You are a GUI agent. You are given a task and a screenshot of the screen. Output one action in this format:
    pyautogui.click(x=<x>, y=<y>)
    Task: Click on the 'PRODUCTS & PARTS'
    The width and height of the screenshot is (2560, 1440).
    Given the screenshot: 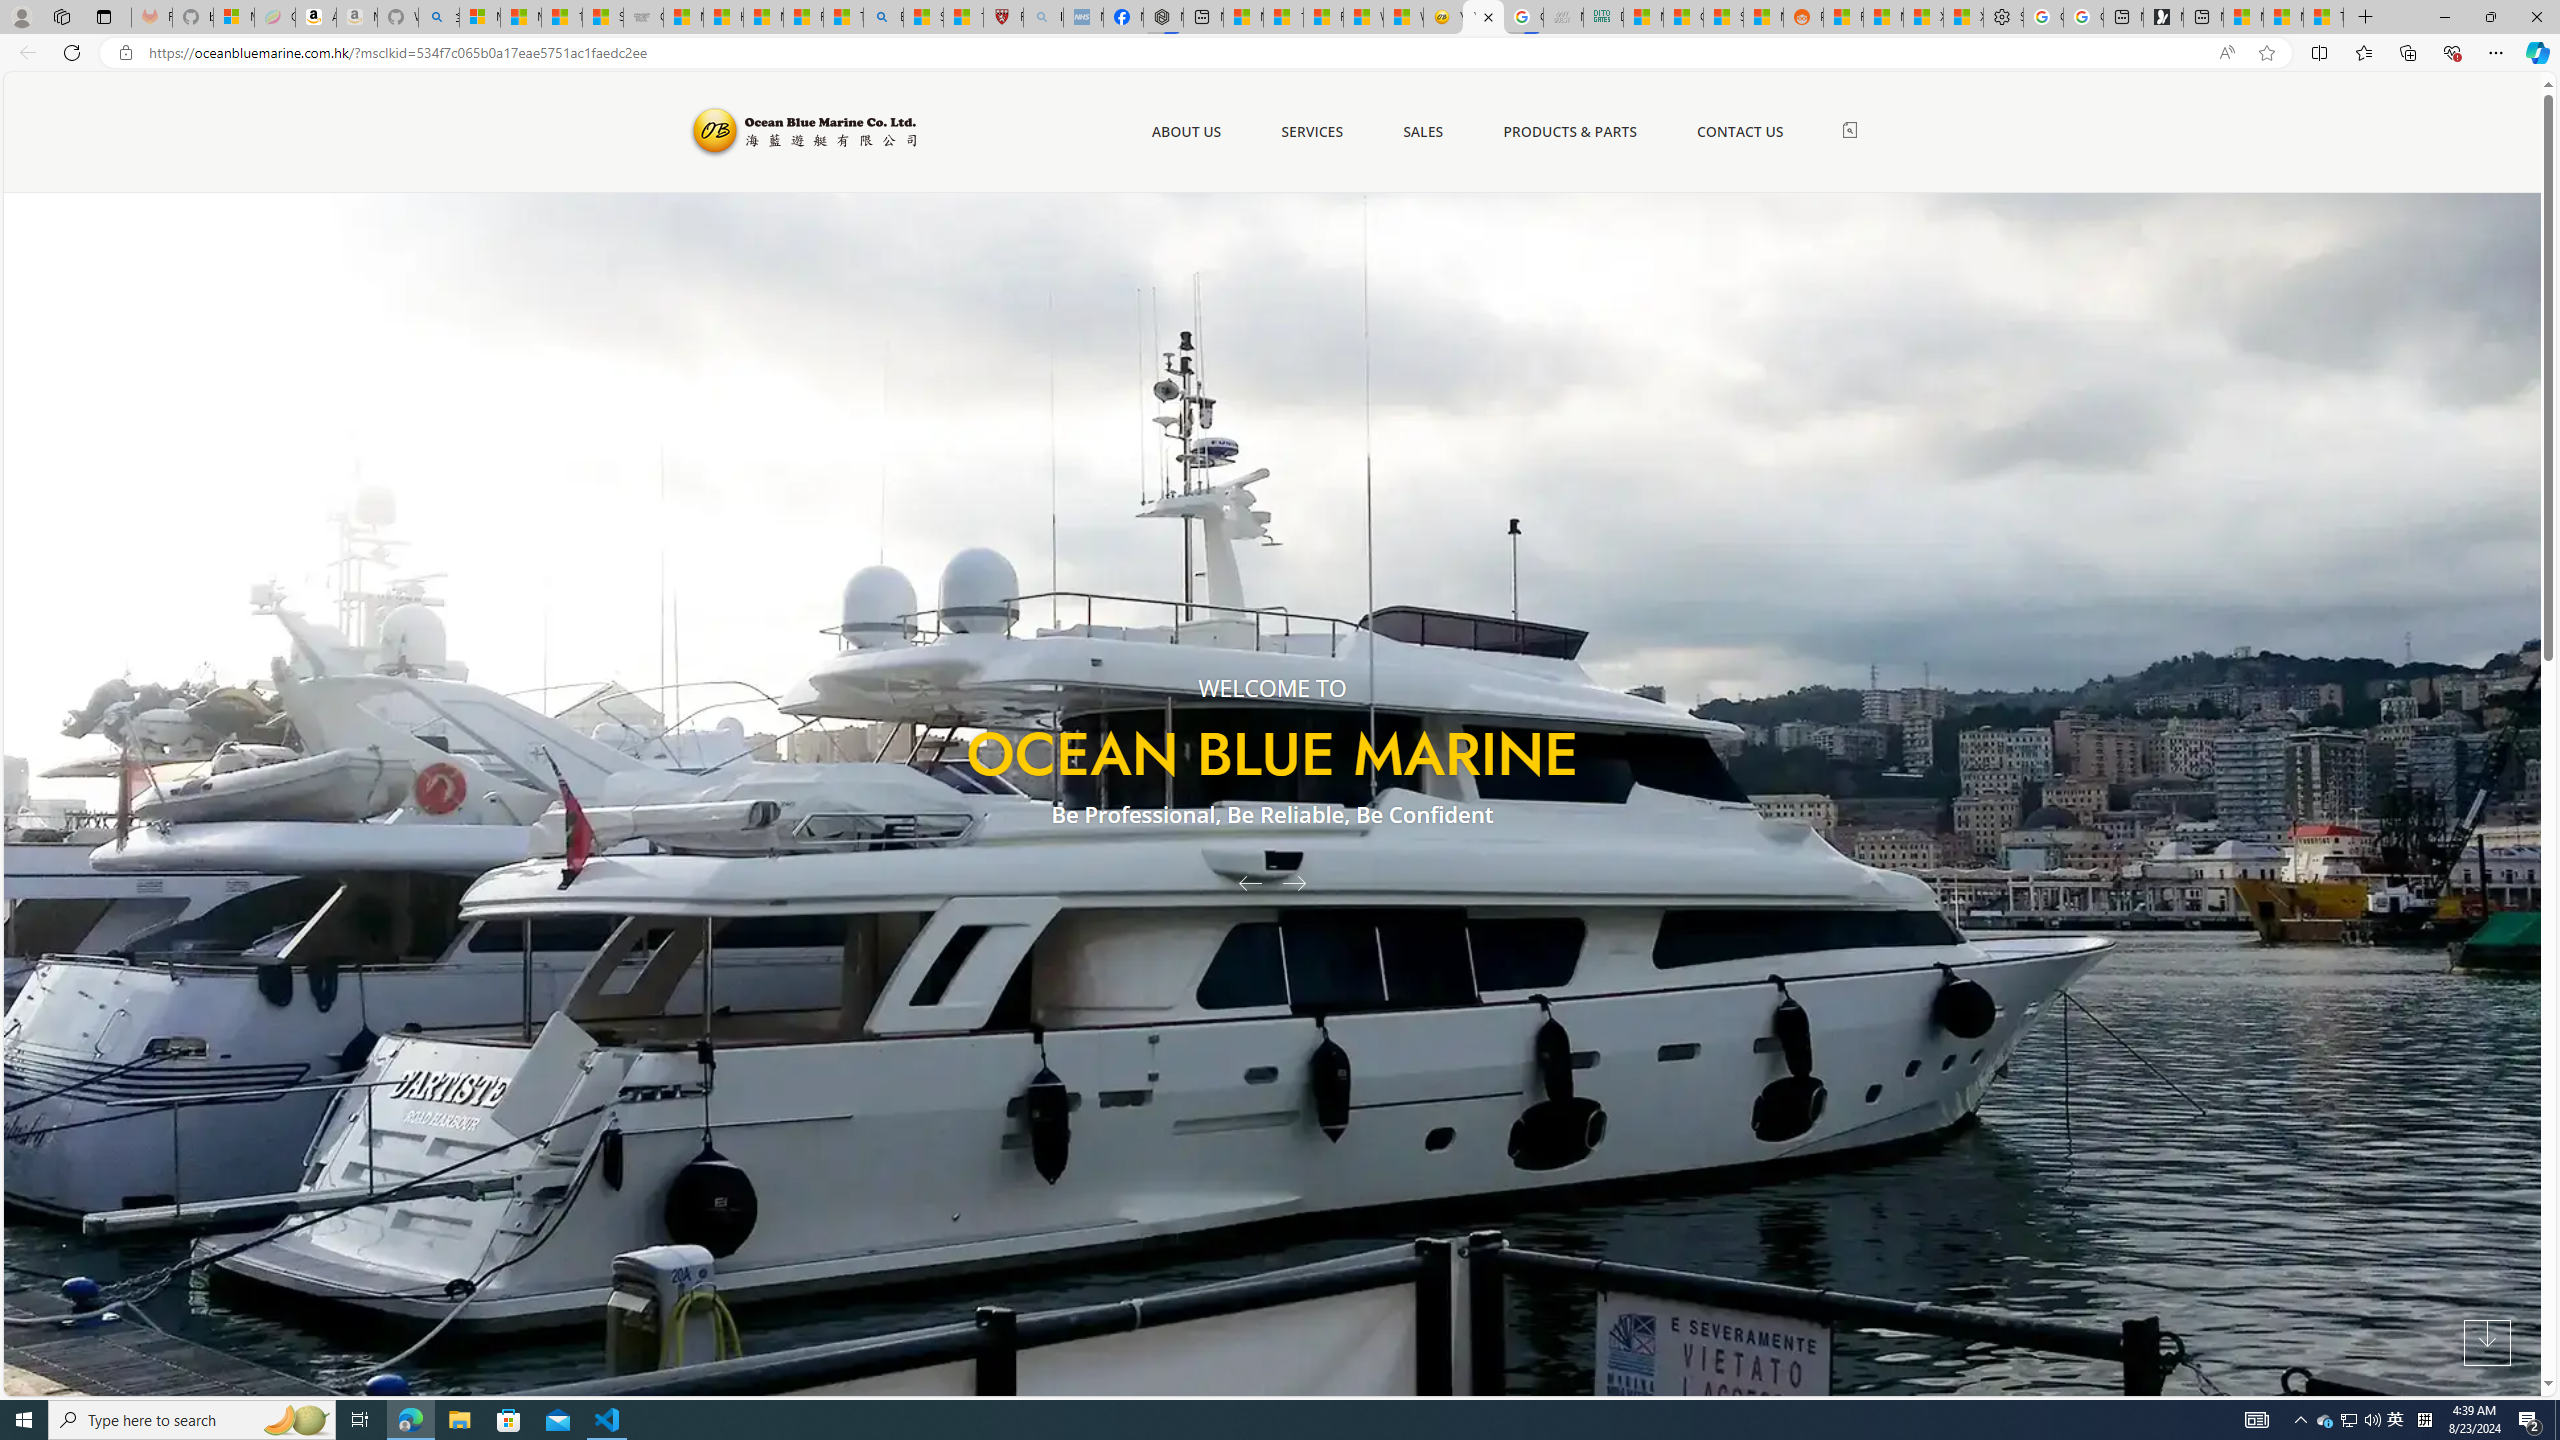 What is the action you would take?
    pyautogui.click(x=1569, y=131)
    